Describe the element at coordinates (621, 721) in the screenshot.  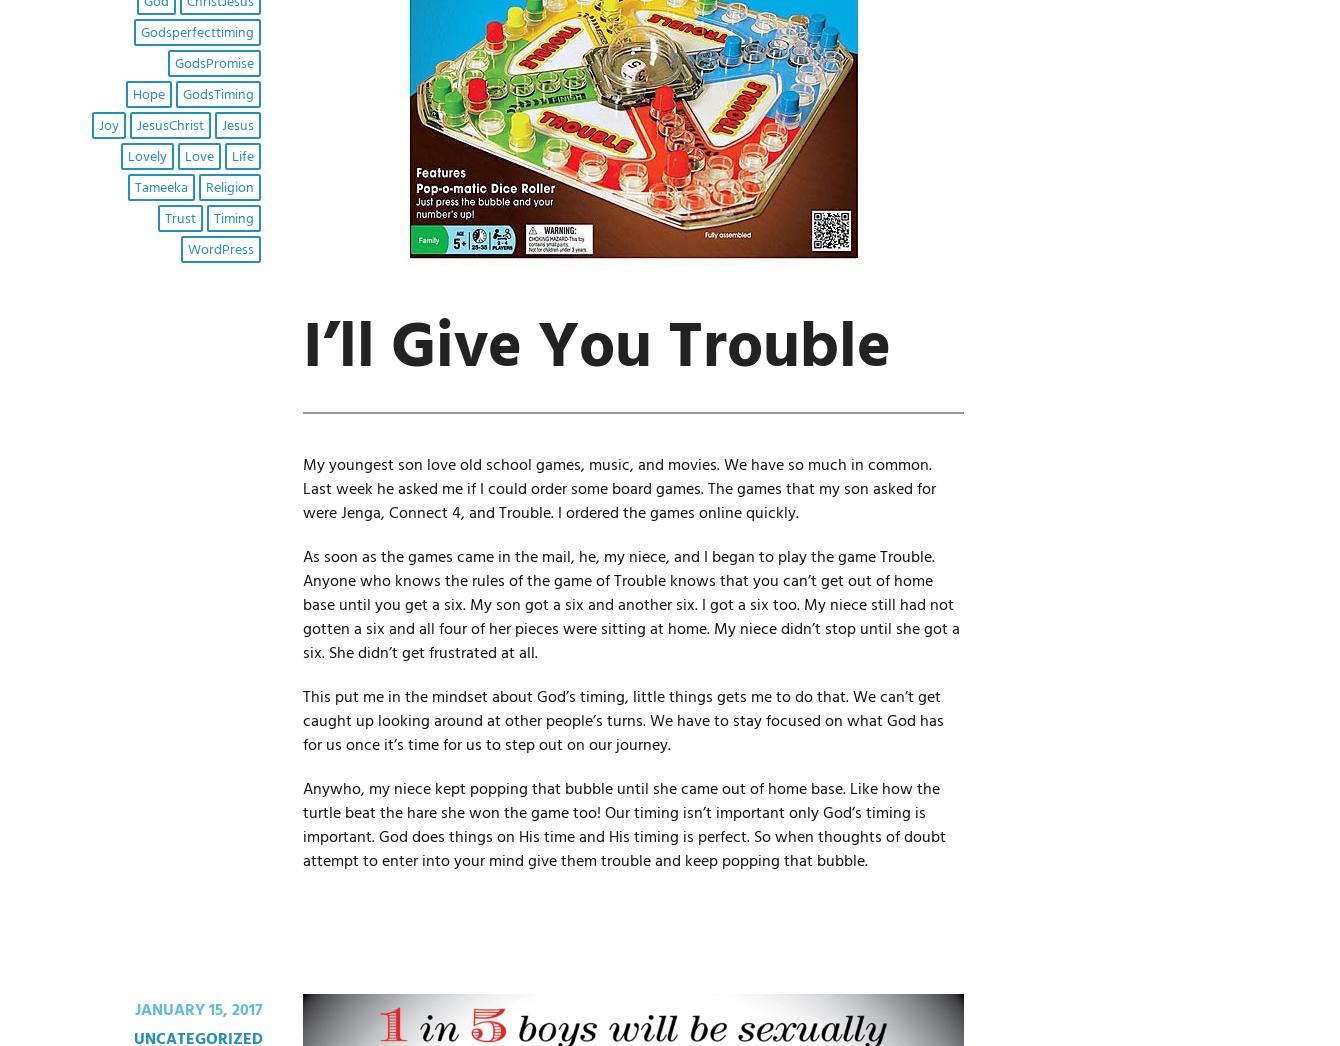
I see `'This put me in the mindset about God’s timing, little things gets me to do that. We can’t get caught up looking around at other people’s turns. We have to stay focused on what God has for us once it’s time for us to step out on our journey.'` at that location.